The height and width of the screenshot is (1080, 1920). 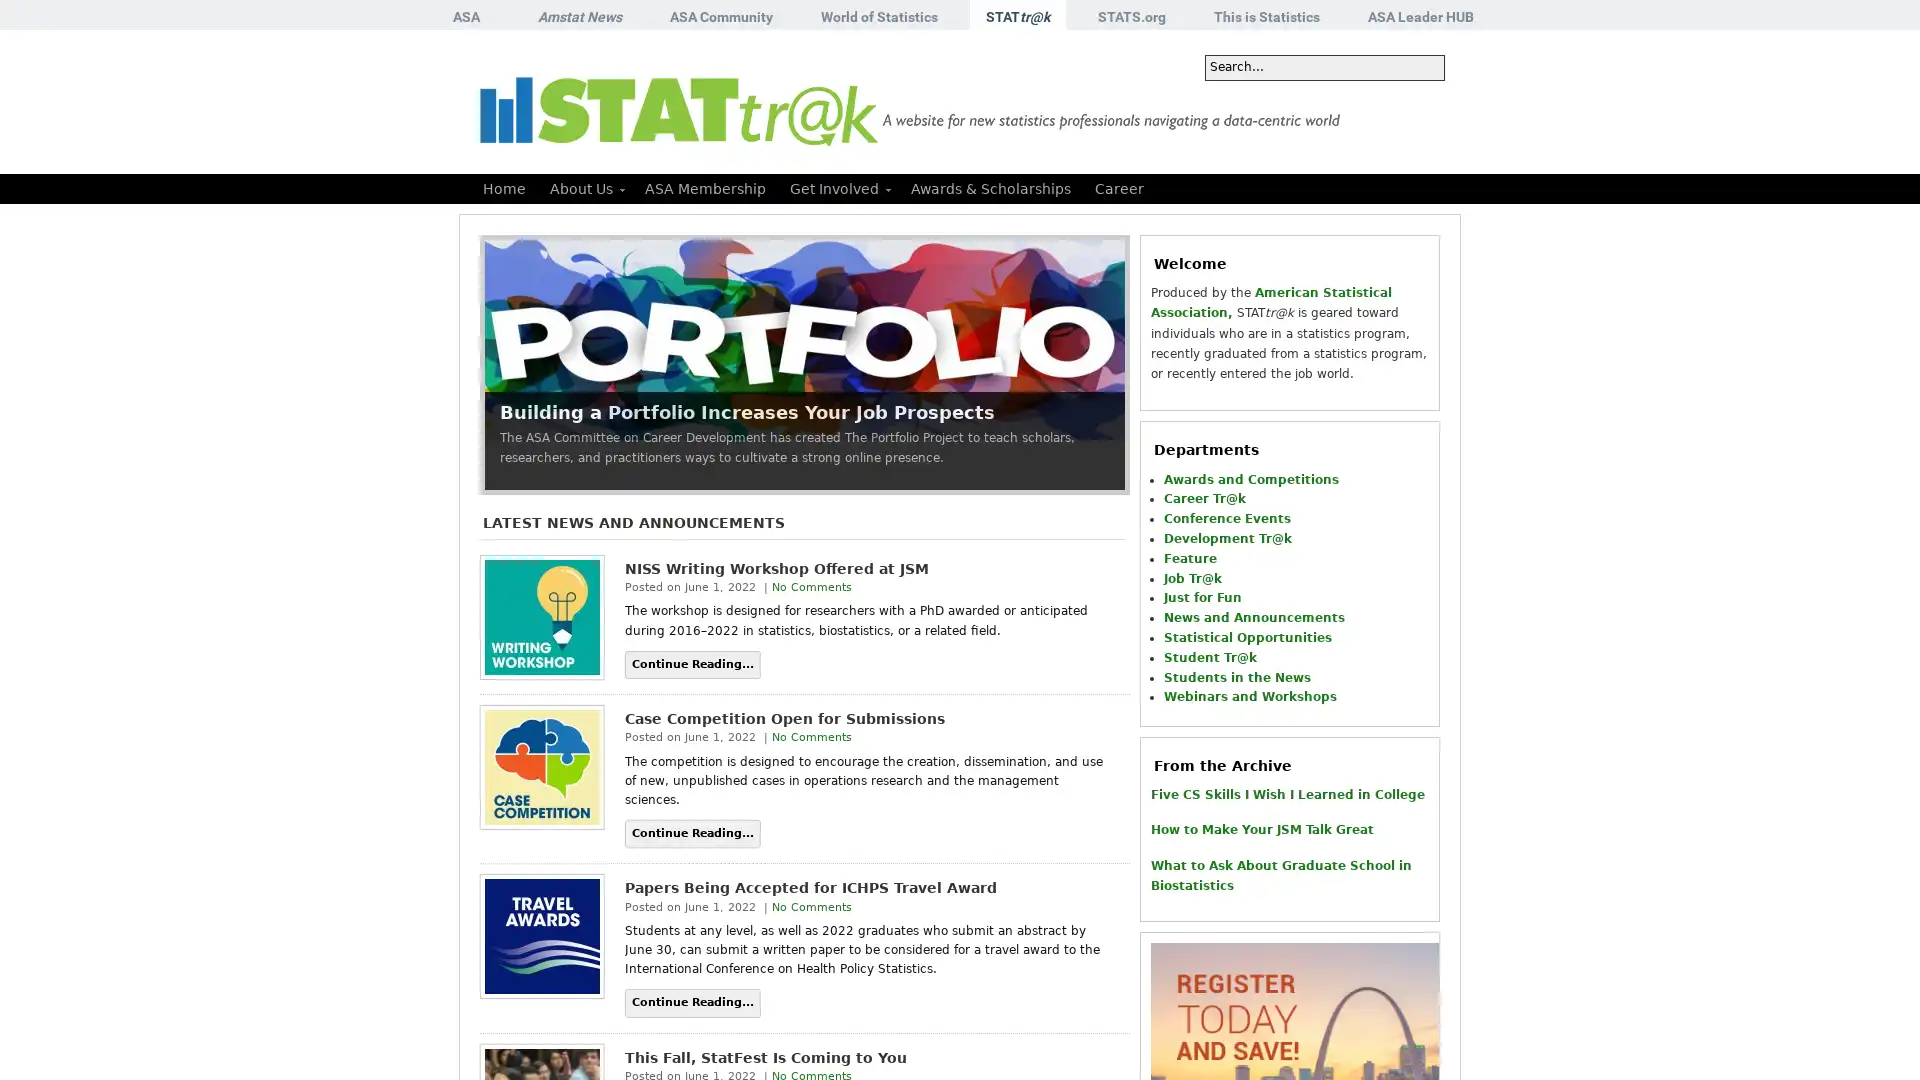 What do you see at coordinates (1416, 67) in the screenshot?
I see `Search` at bounding box center [1416, 67].